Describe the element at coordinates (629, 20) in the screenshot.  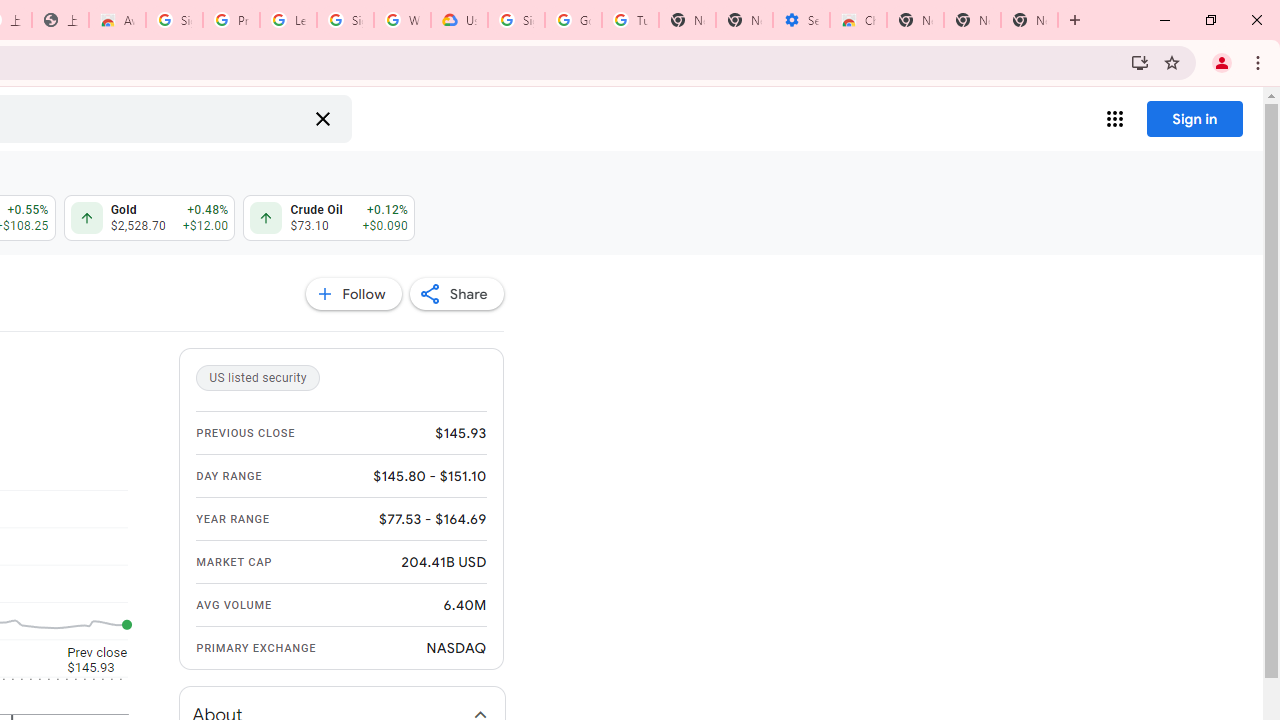
I see `'Turn cookies on or off - Computer - Google Account Help'` at that location.